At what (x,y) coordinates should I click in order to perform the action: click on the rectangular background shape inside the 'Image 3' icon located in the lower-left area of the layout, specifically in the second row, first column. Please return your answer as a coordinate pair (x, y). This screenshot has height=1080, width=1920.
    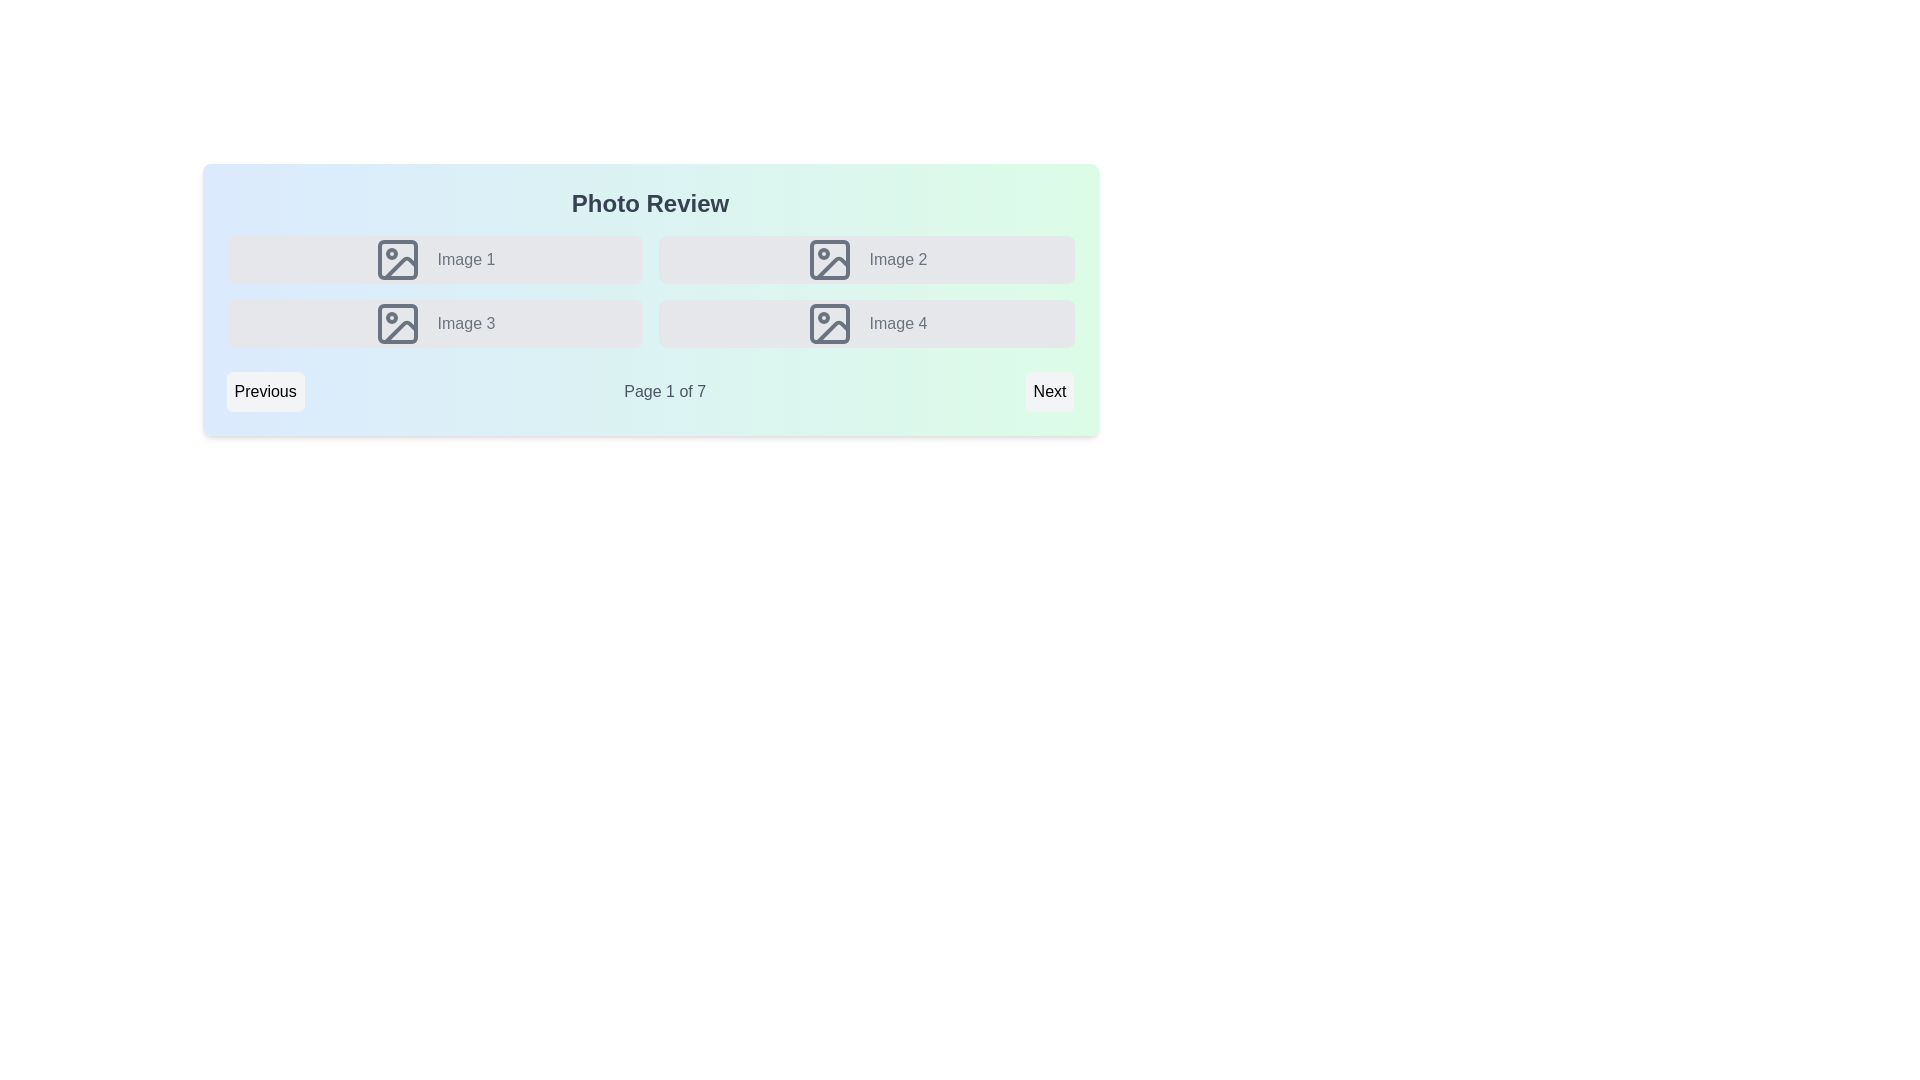
    Looking at the image, I should click on (397, 323).